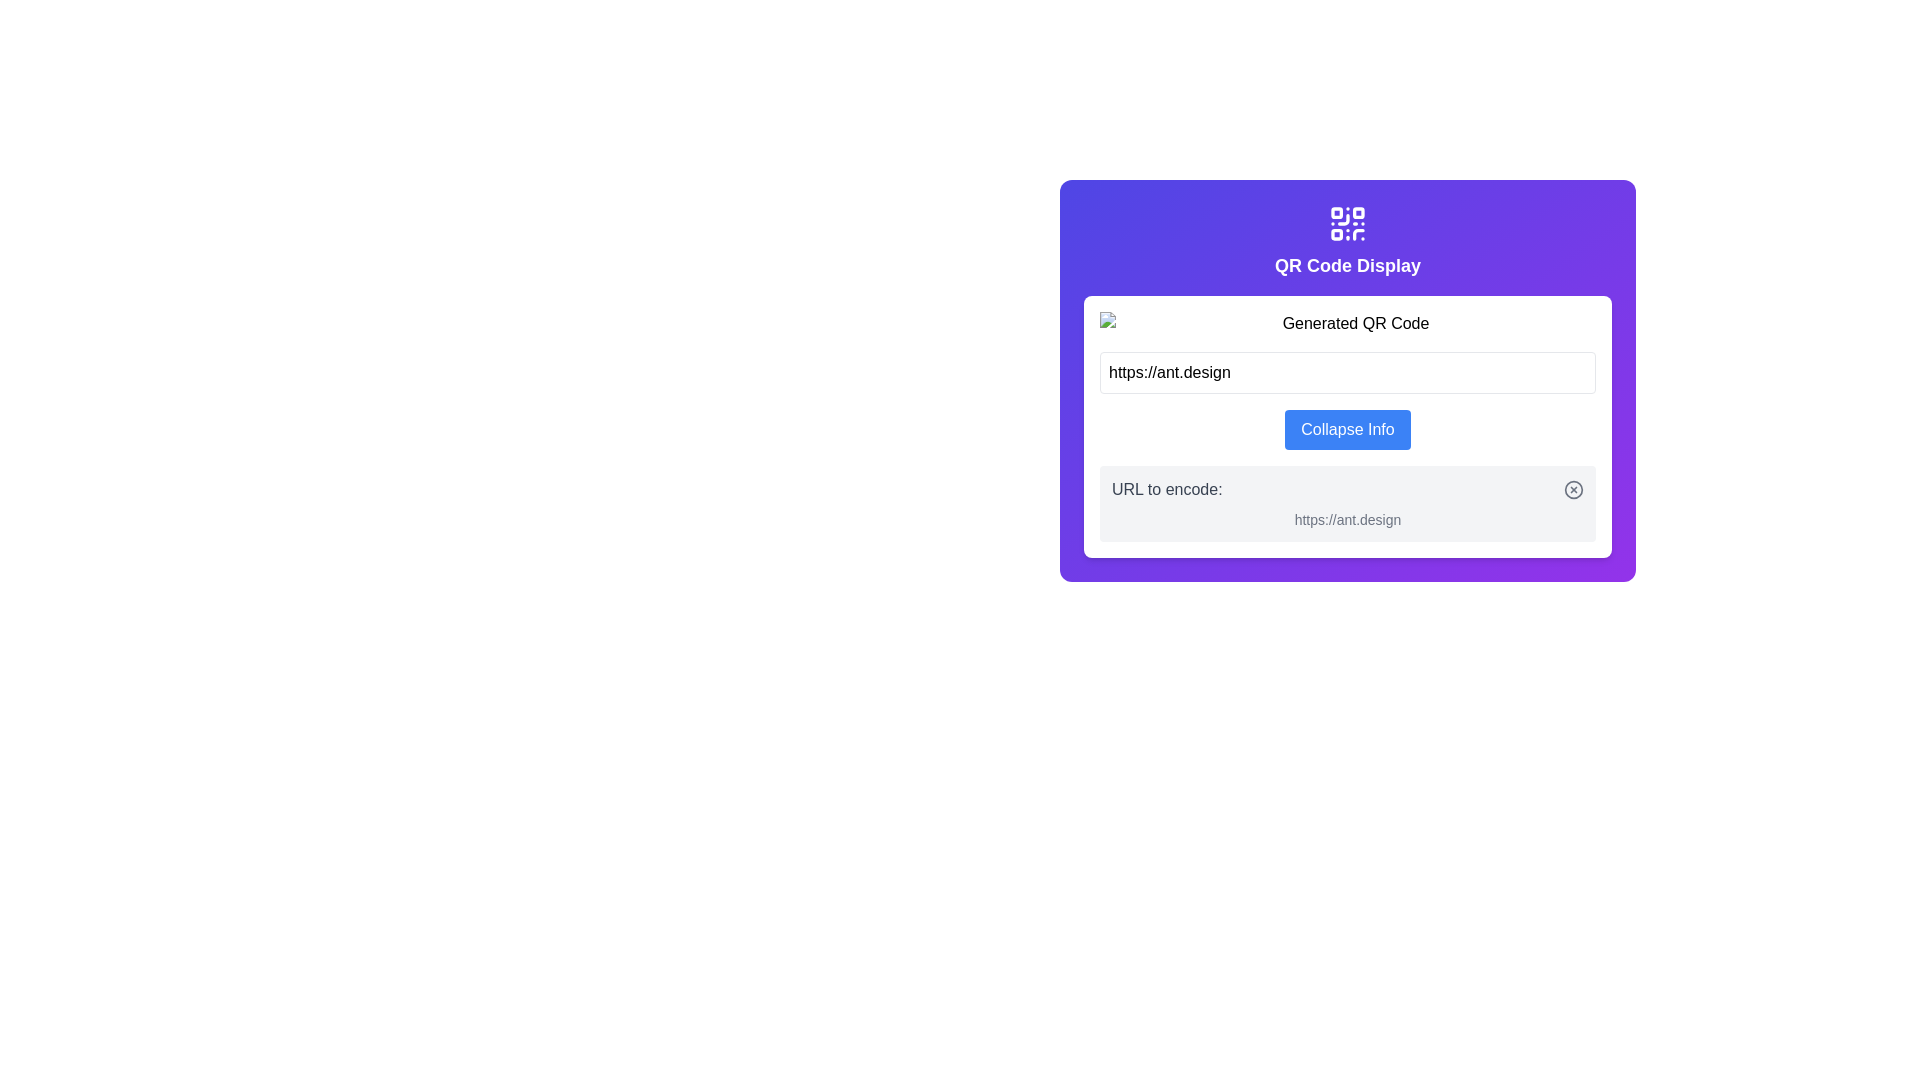 This screenshot has height=1080, width=1920. I want to click on the blue rectangular button labeled 'Collapse Info', so click(1348, 428).